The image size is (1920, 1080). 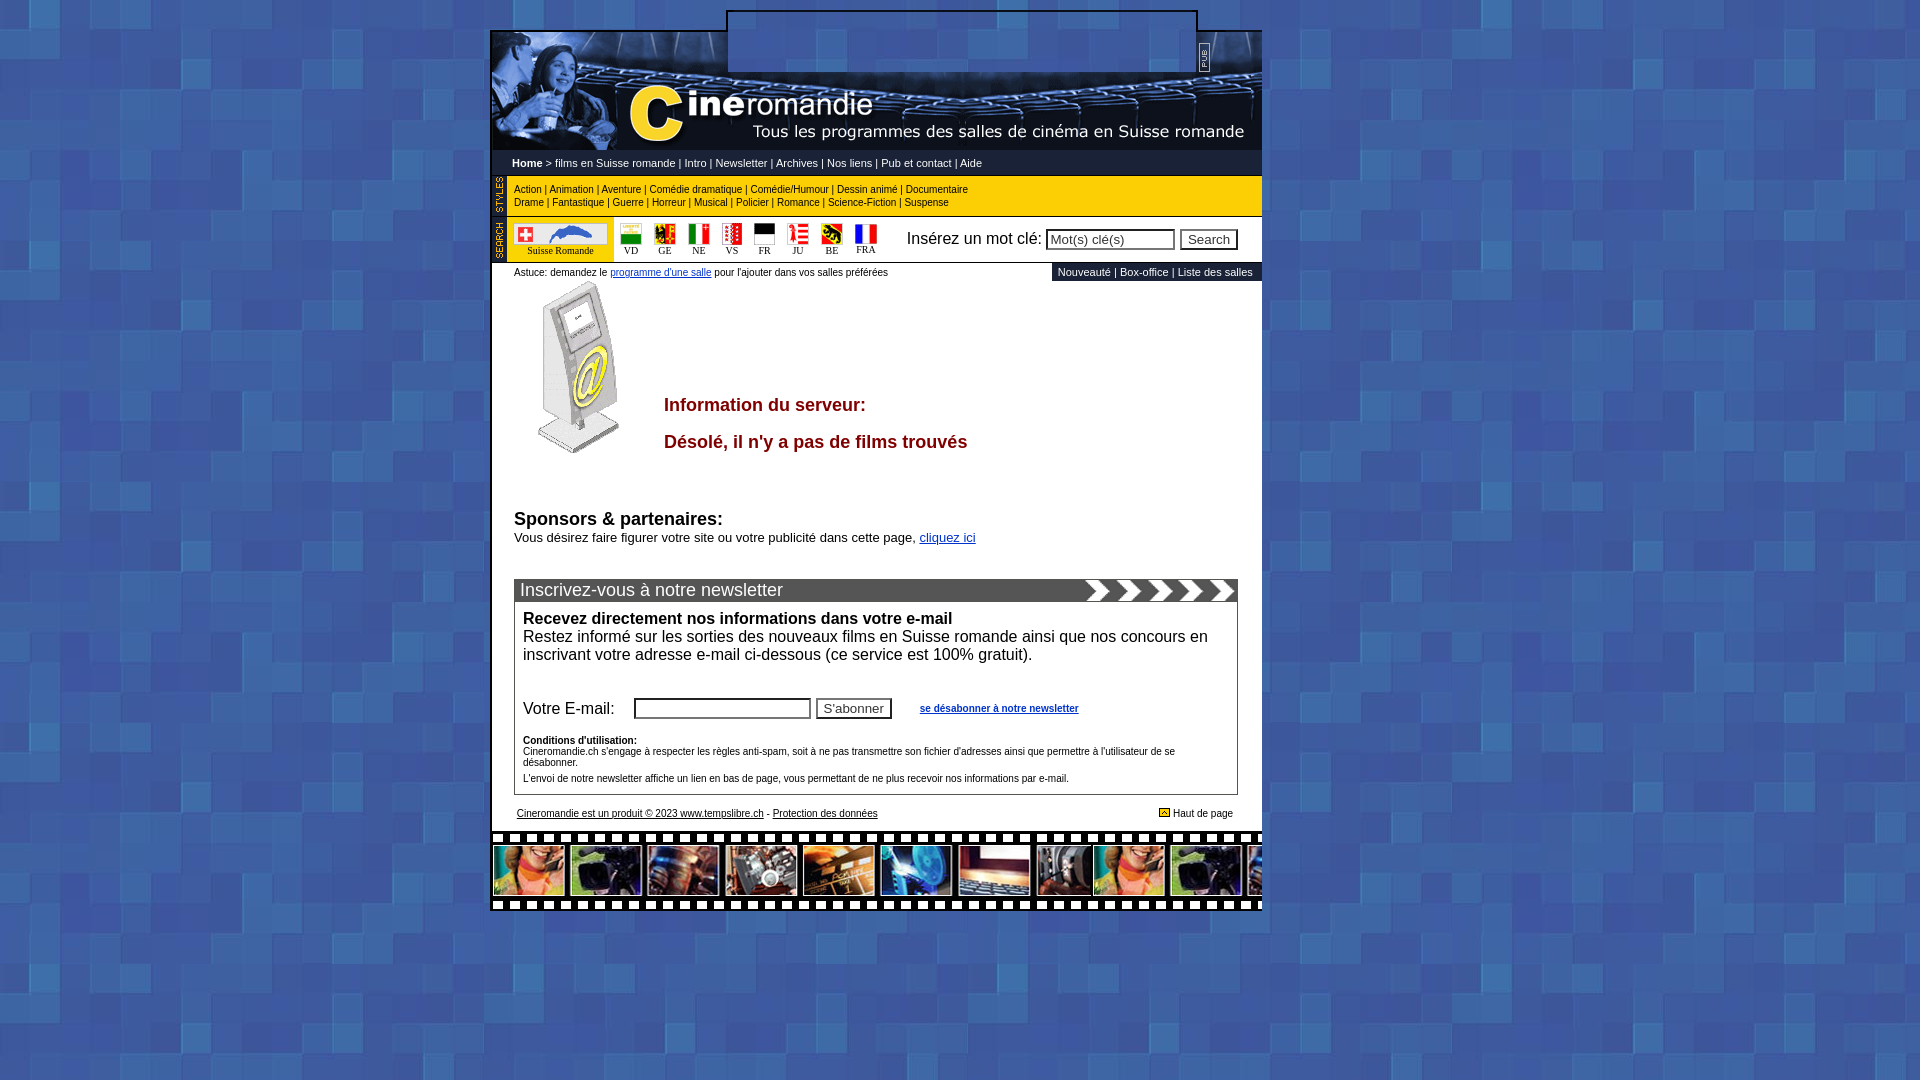 What do you see at coordinates (528, 202) in the screenshot?
I see `'Drame'` at bounding box center [528, 202].